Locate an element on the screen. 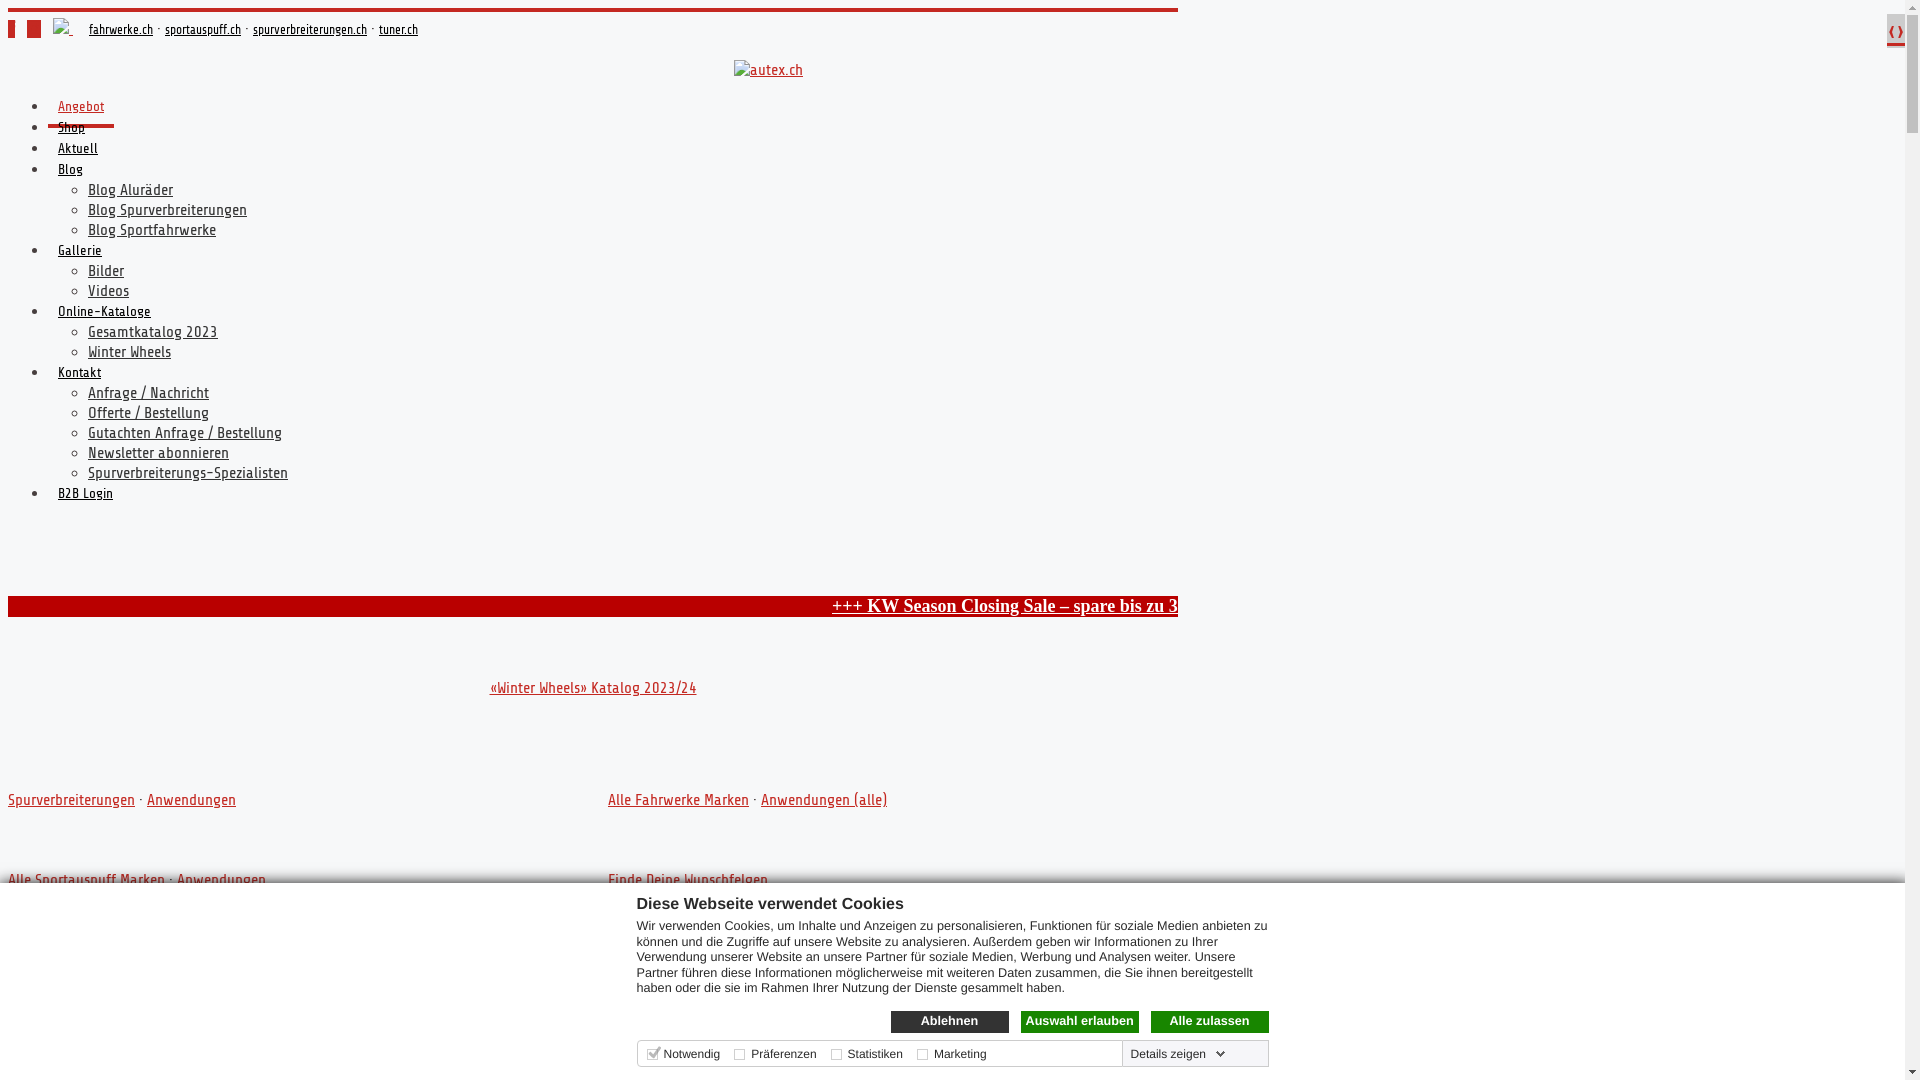 This screenshot has height=1080, width=1920. 'Alle Sportauspuff Marken' is located at coordinates (85, 878).